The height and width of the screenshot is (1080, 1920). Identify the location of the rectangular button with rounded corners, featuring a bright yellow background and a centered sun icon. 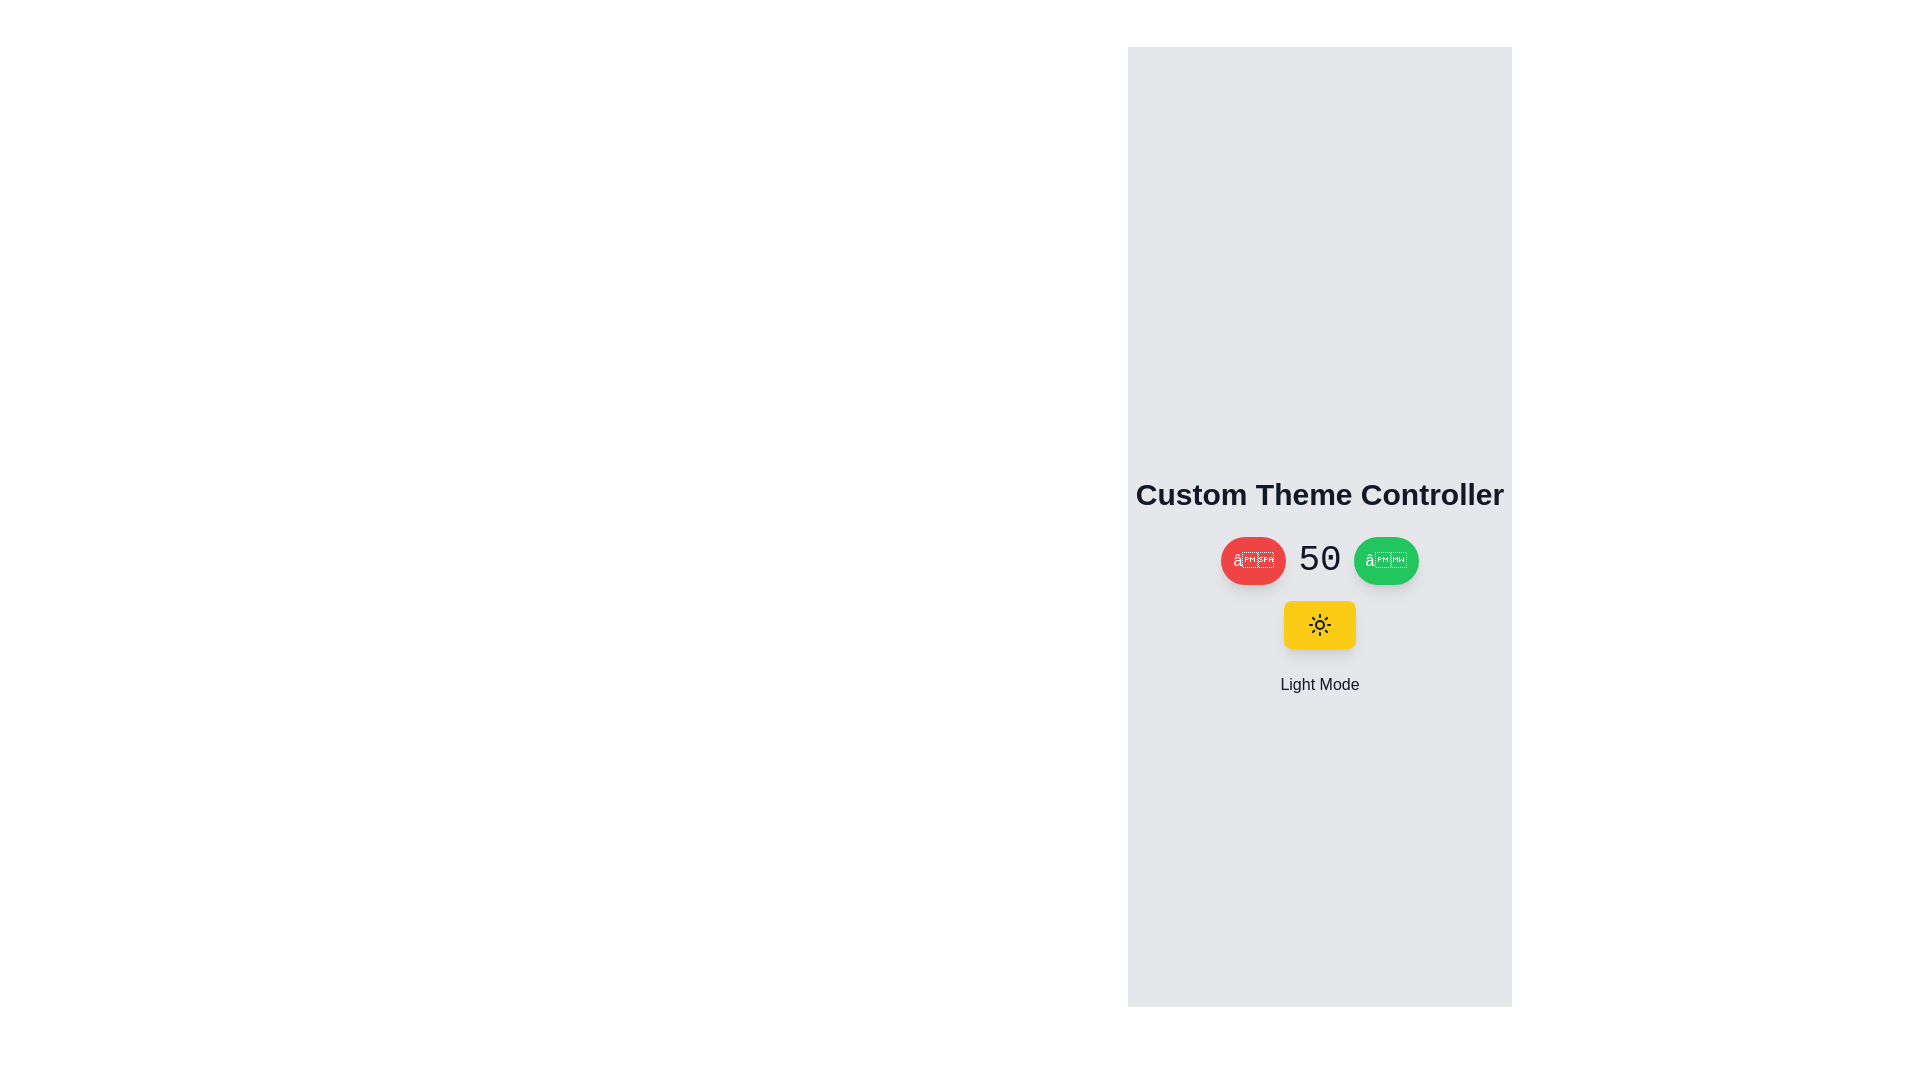
(1320, 623).